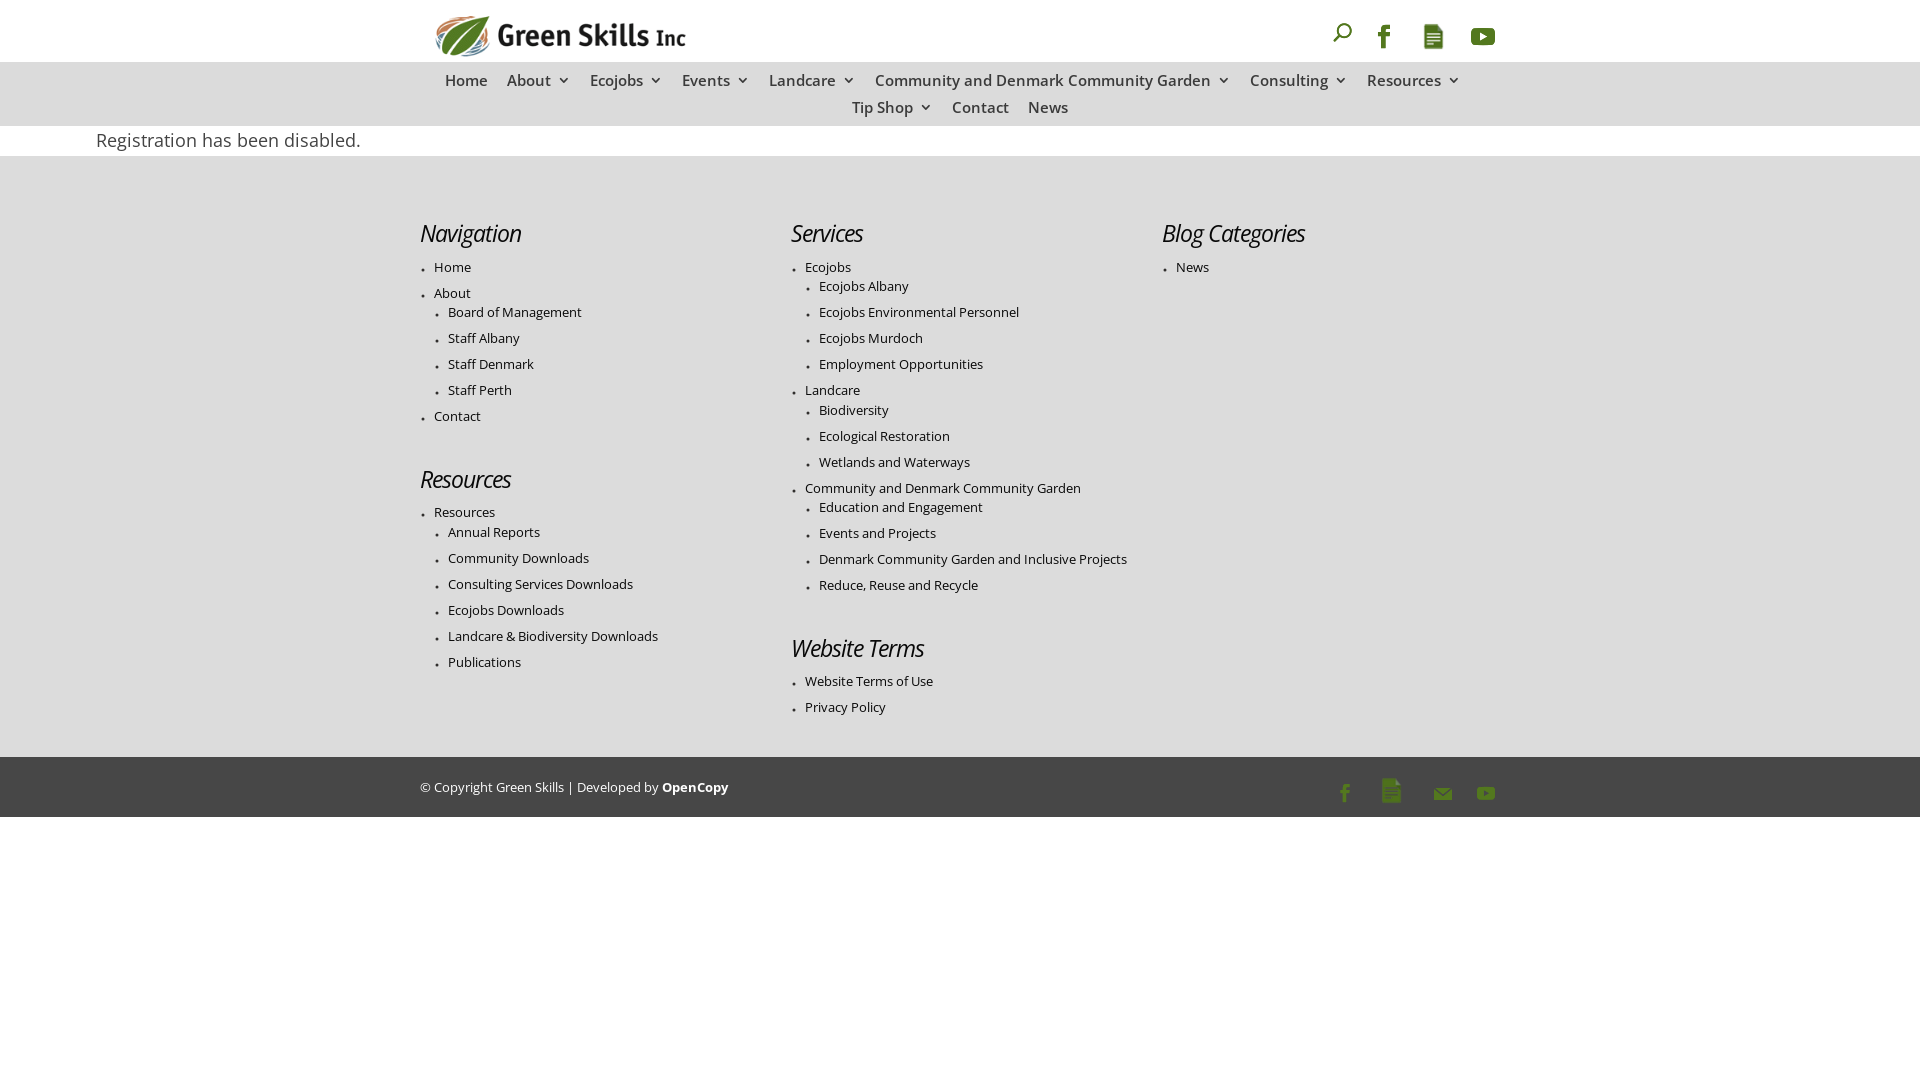 Image resolution: width=1920 pixels, height=1080 pixels. I want to click on 'Board of Management', so click(514, 312).